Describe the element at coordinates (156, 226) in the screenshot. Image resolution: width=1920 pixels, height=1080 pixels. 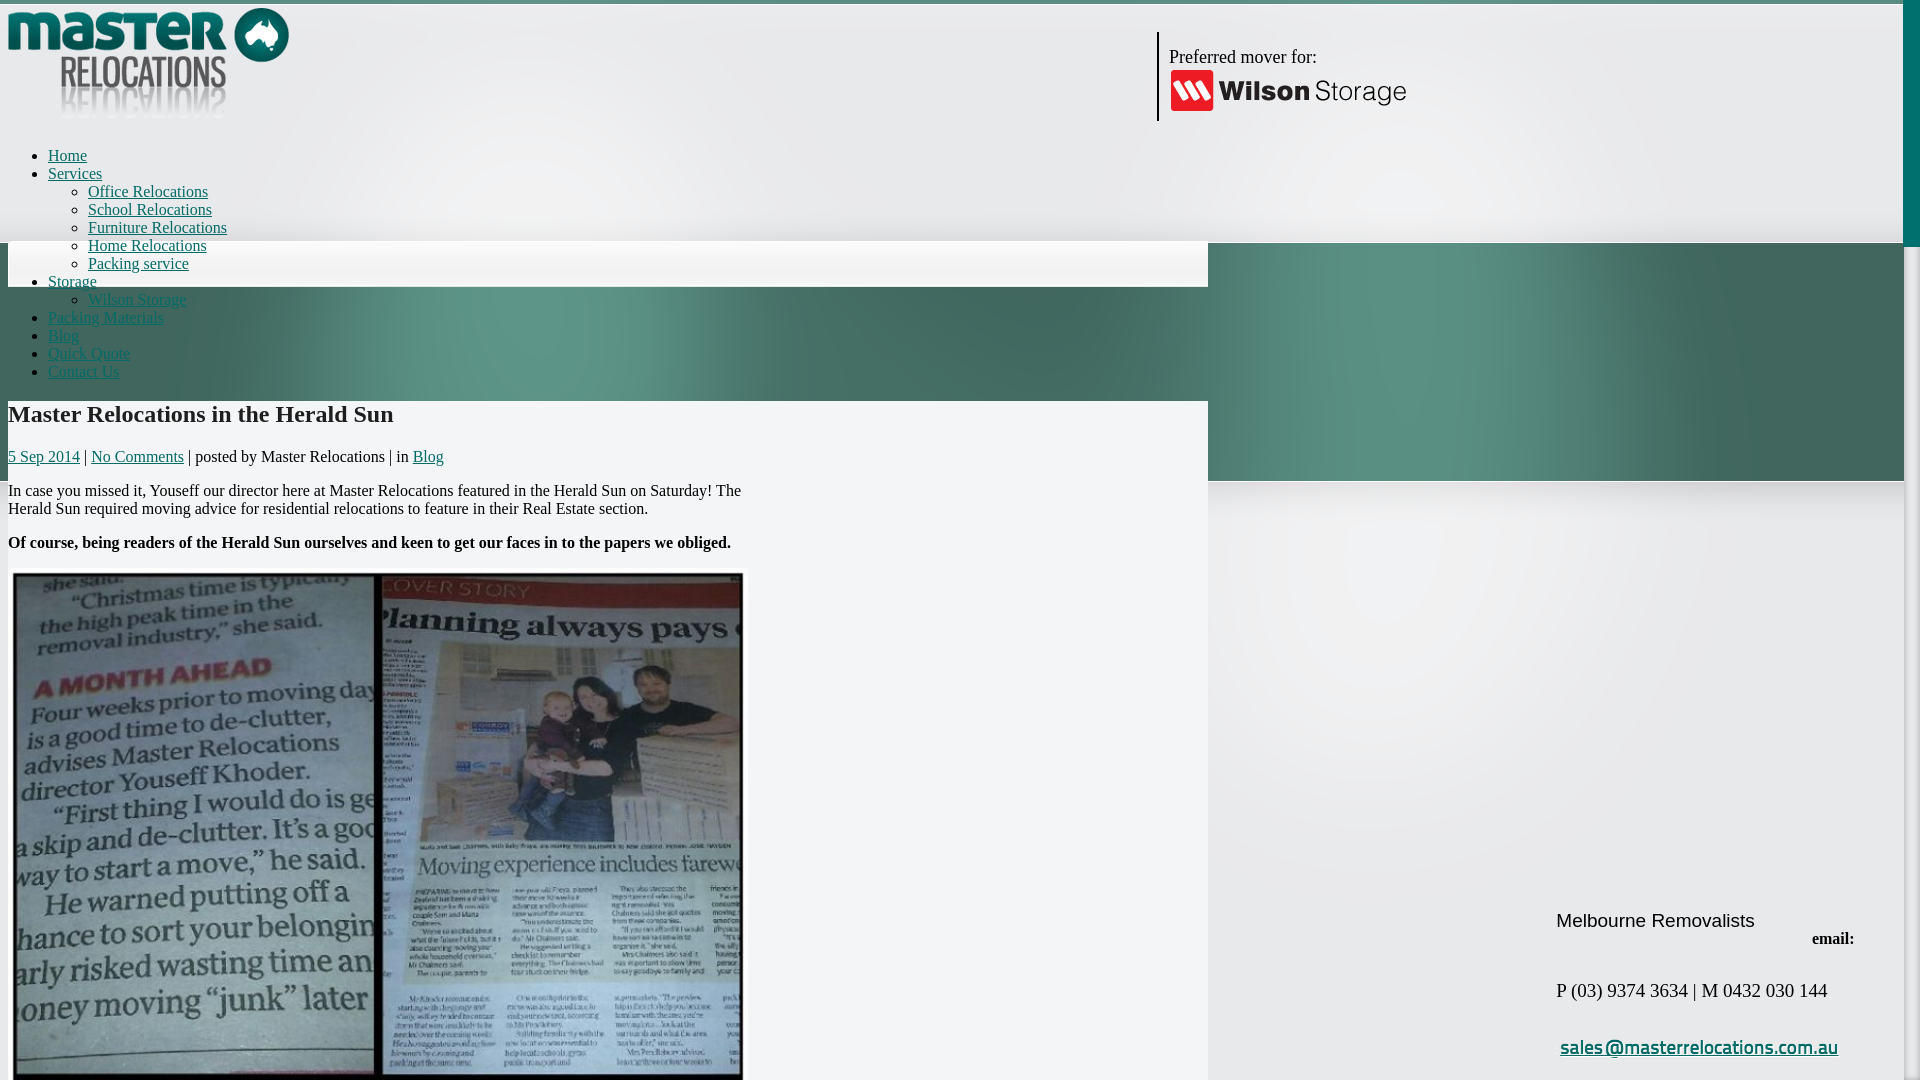
I see `'Furniture Relocations'` at that location.